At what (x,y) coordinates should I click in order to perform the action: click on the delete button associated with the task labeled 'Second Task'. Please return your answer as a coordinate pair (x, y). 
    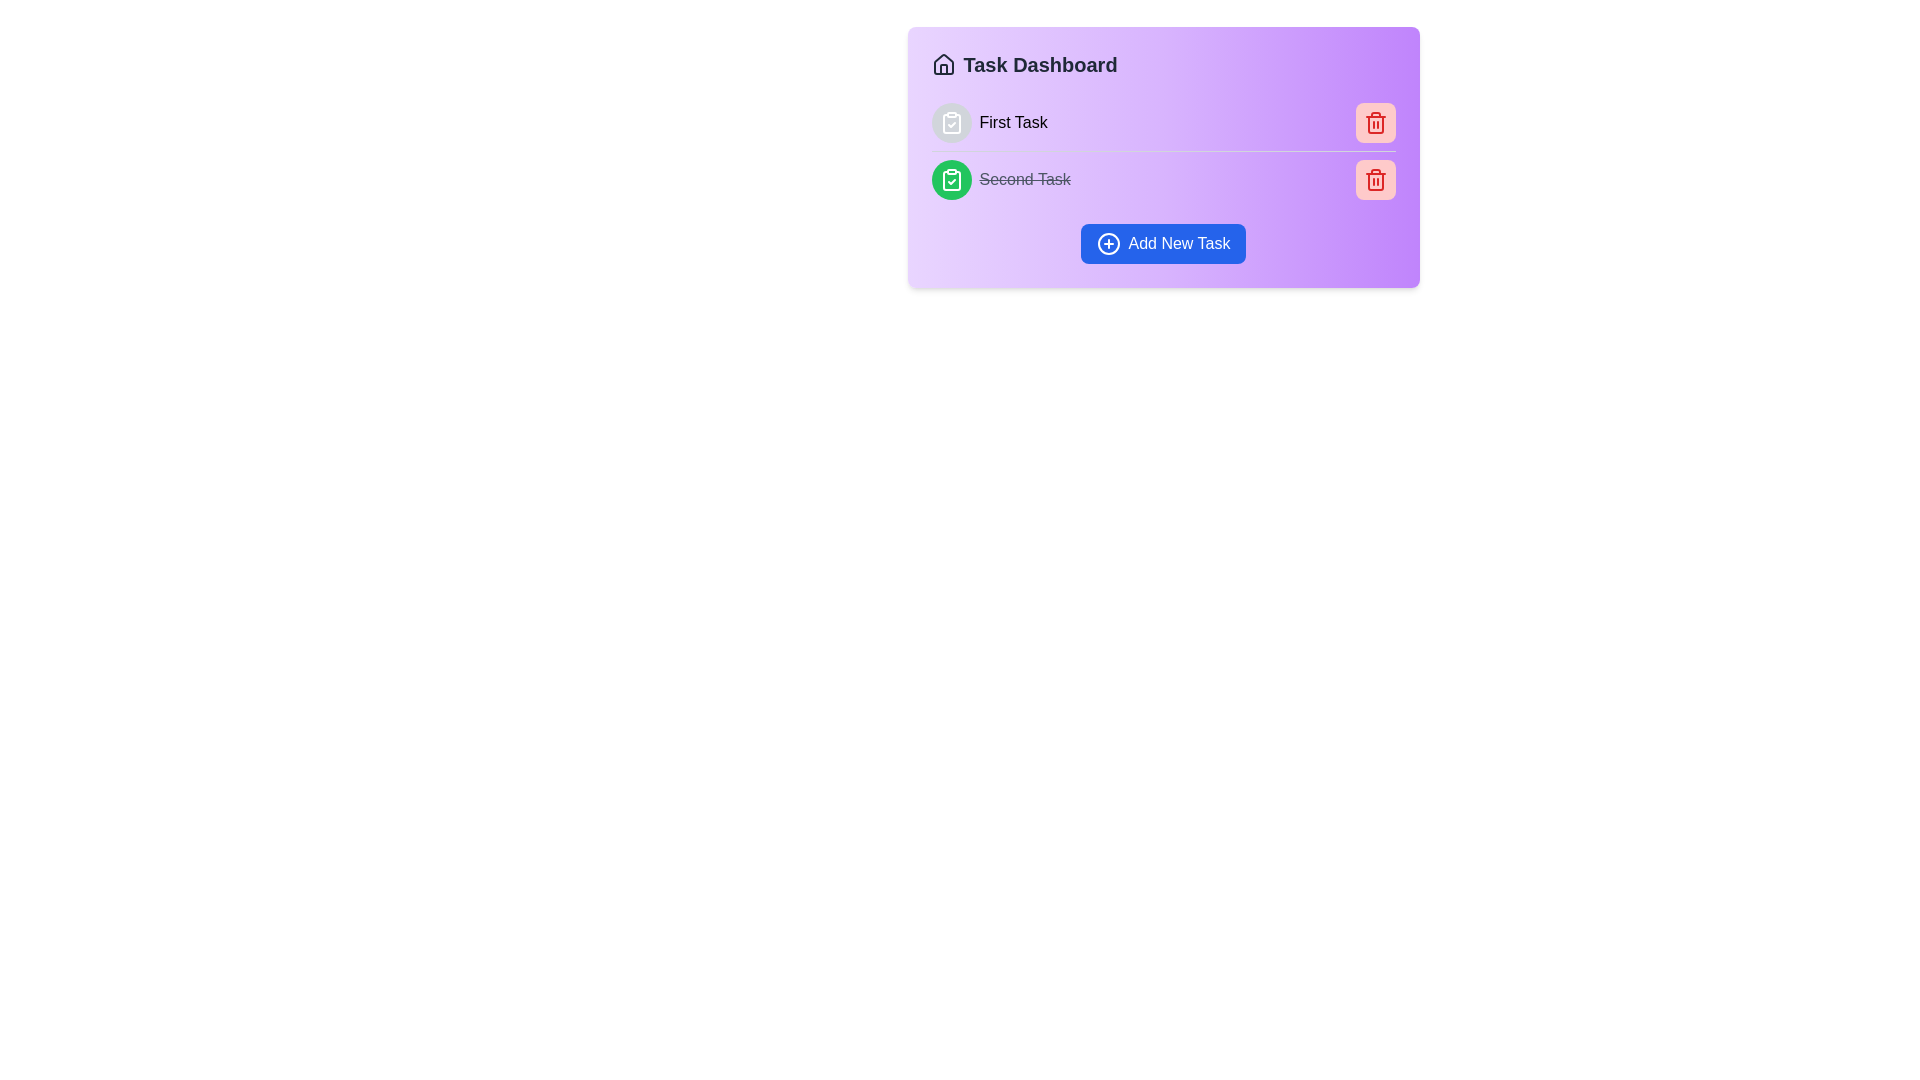
    Looking at the image, I should click on (1374, 181).